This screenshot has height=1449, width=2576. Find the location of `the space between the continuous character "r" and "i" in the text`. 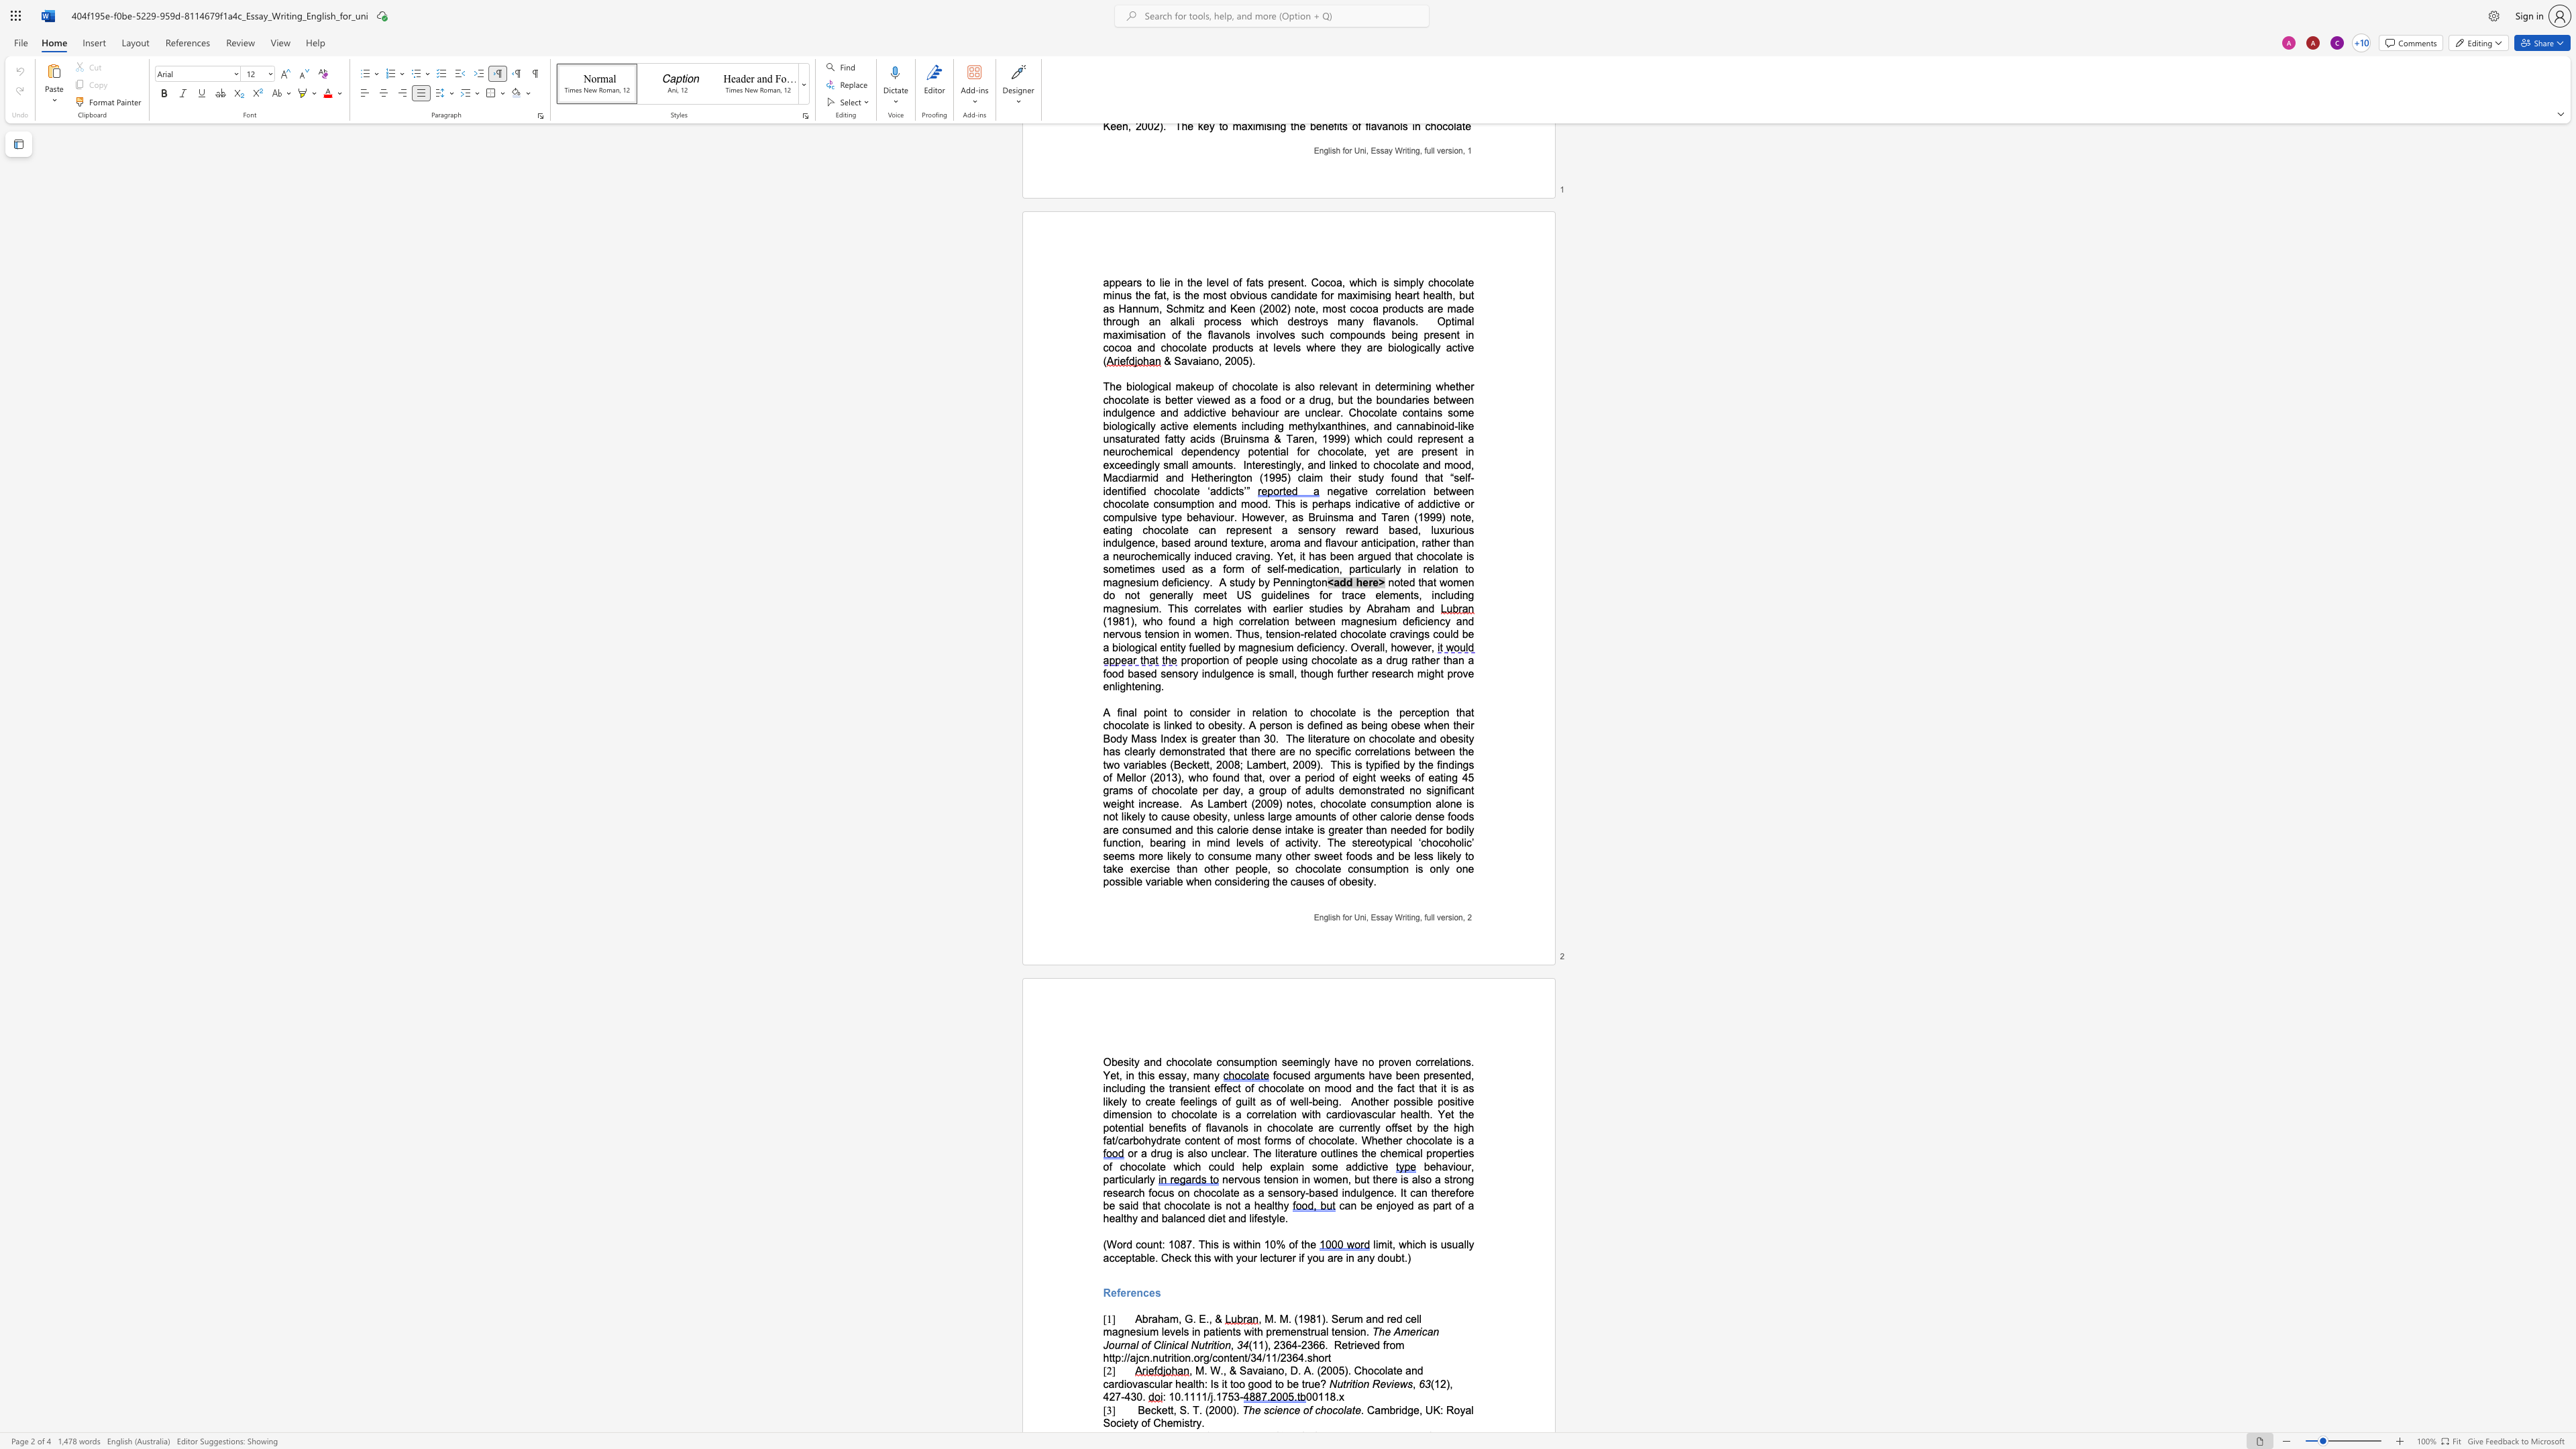

the space between the continuous character "r" and "i" in the text is located at coordinates (1348, 1384).